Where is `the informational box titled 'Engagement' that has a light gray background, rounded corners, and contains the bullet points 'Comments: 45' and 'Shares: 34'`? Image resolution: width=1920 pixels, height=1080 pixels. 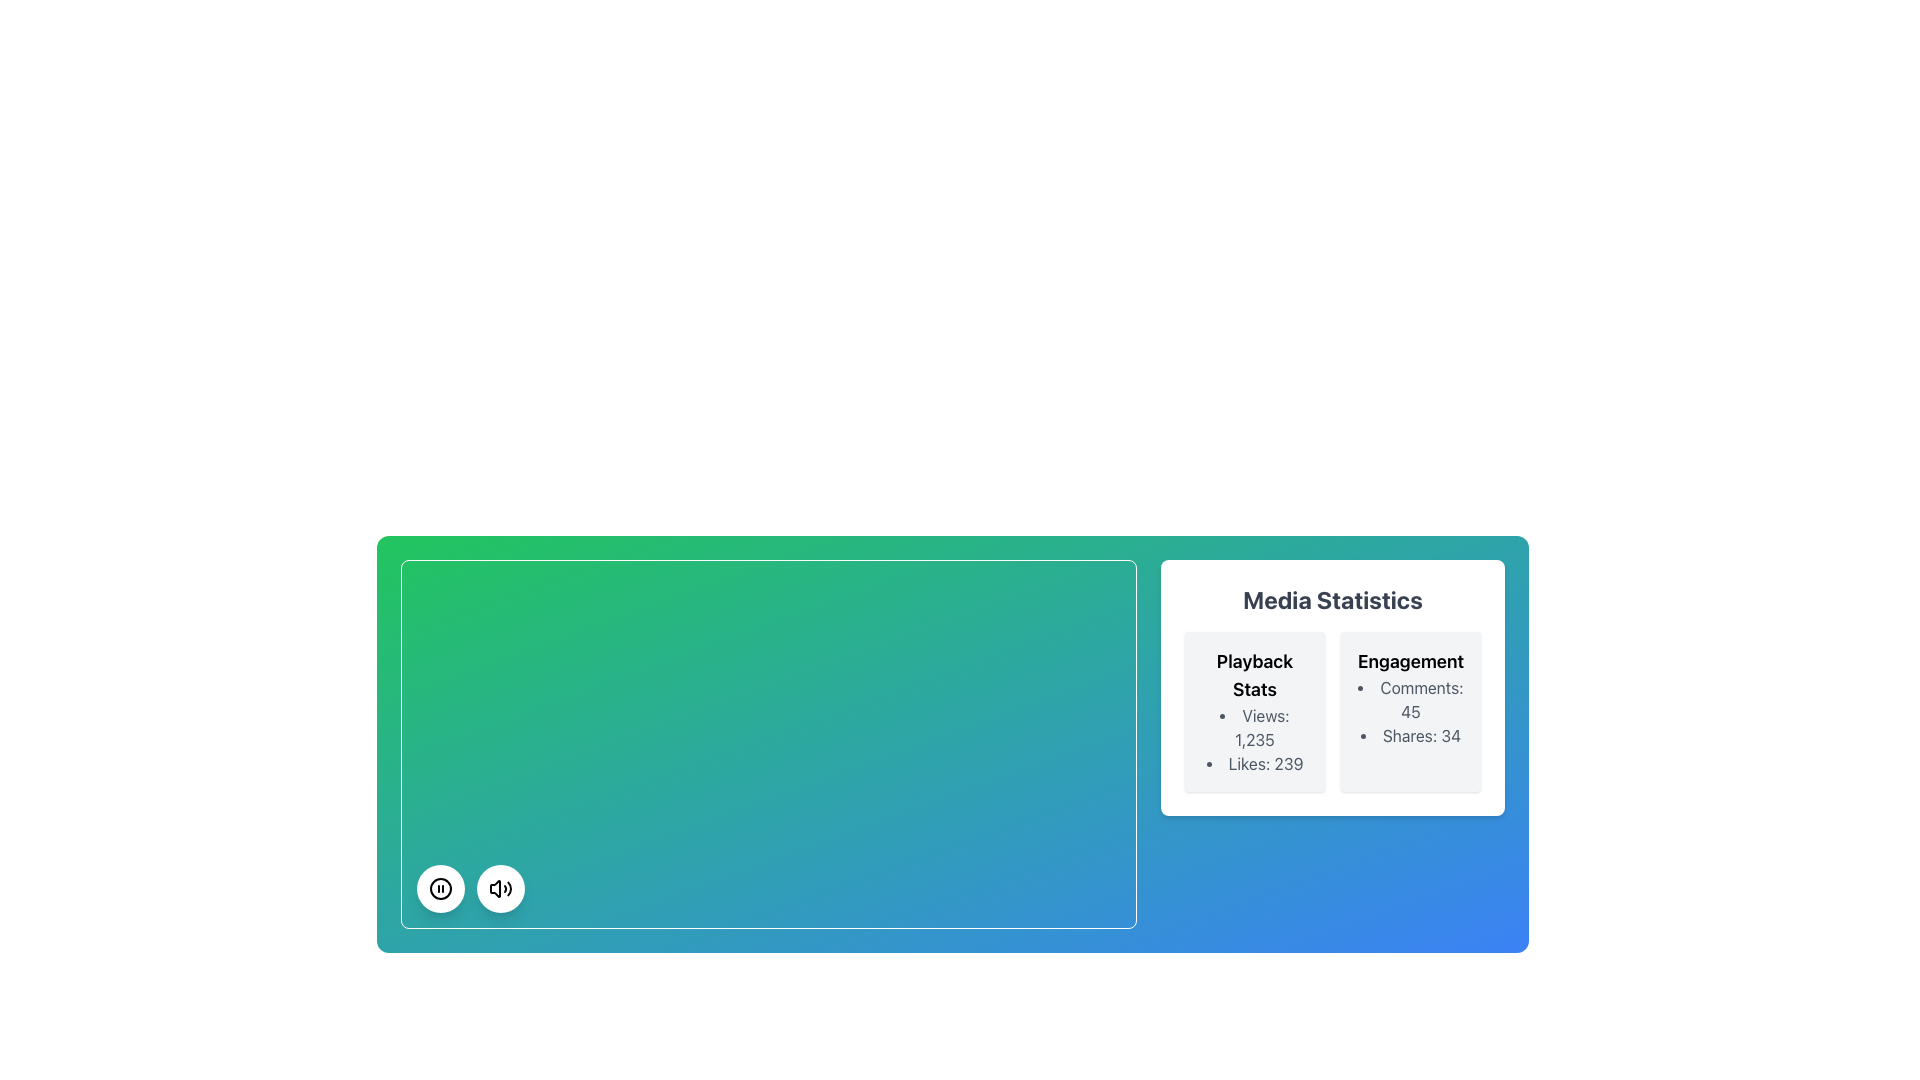 the informational box titled 'Engagement' that has a light gray background, rounded corners, and contains the bullet points 'Comments: 45' and 'Shares: 34' is located at coordinates (1410, 711).